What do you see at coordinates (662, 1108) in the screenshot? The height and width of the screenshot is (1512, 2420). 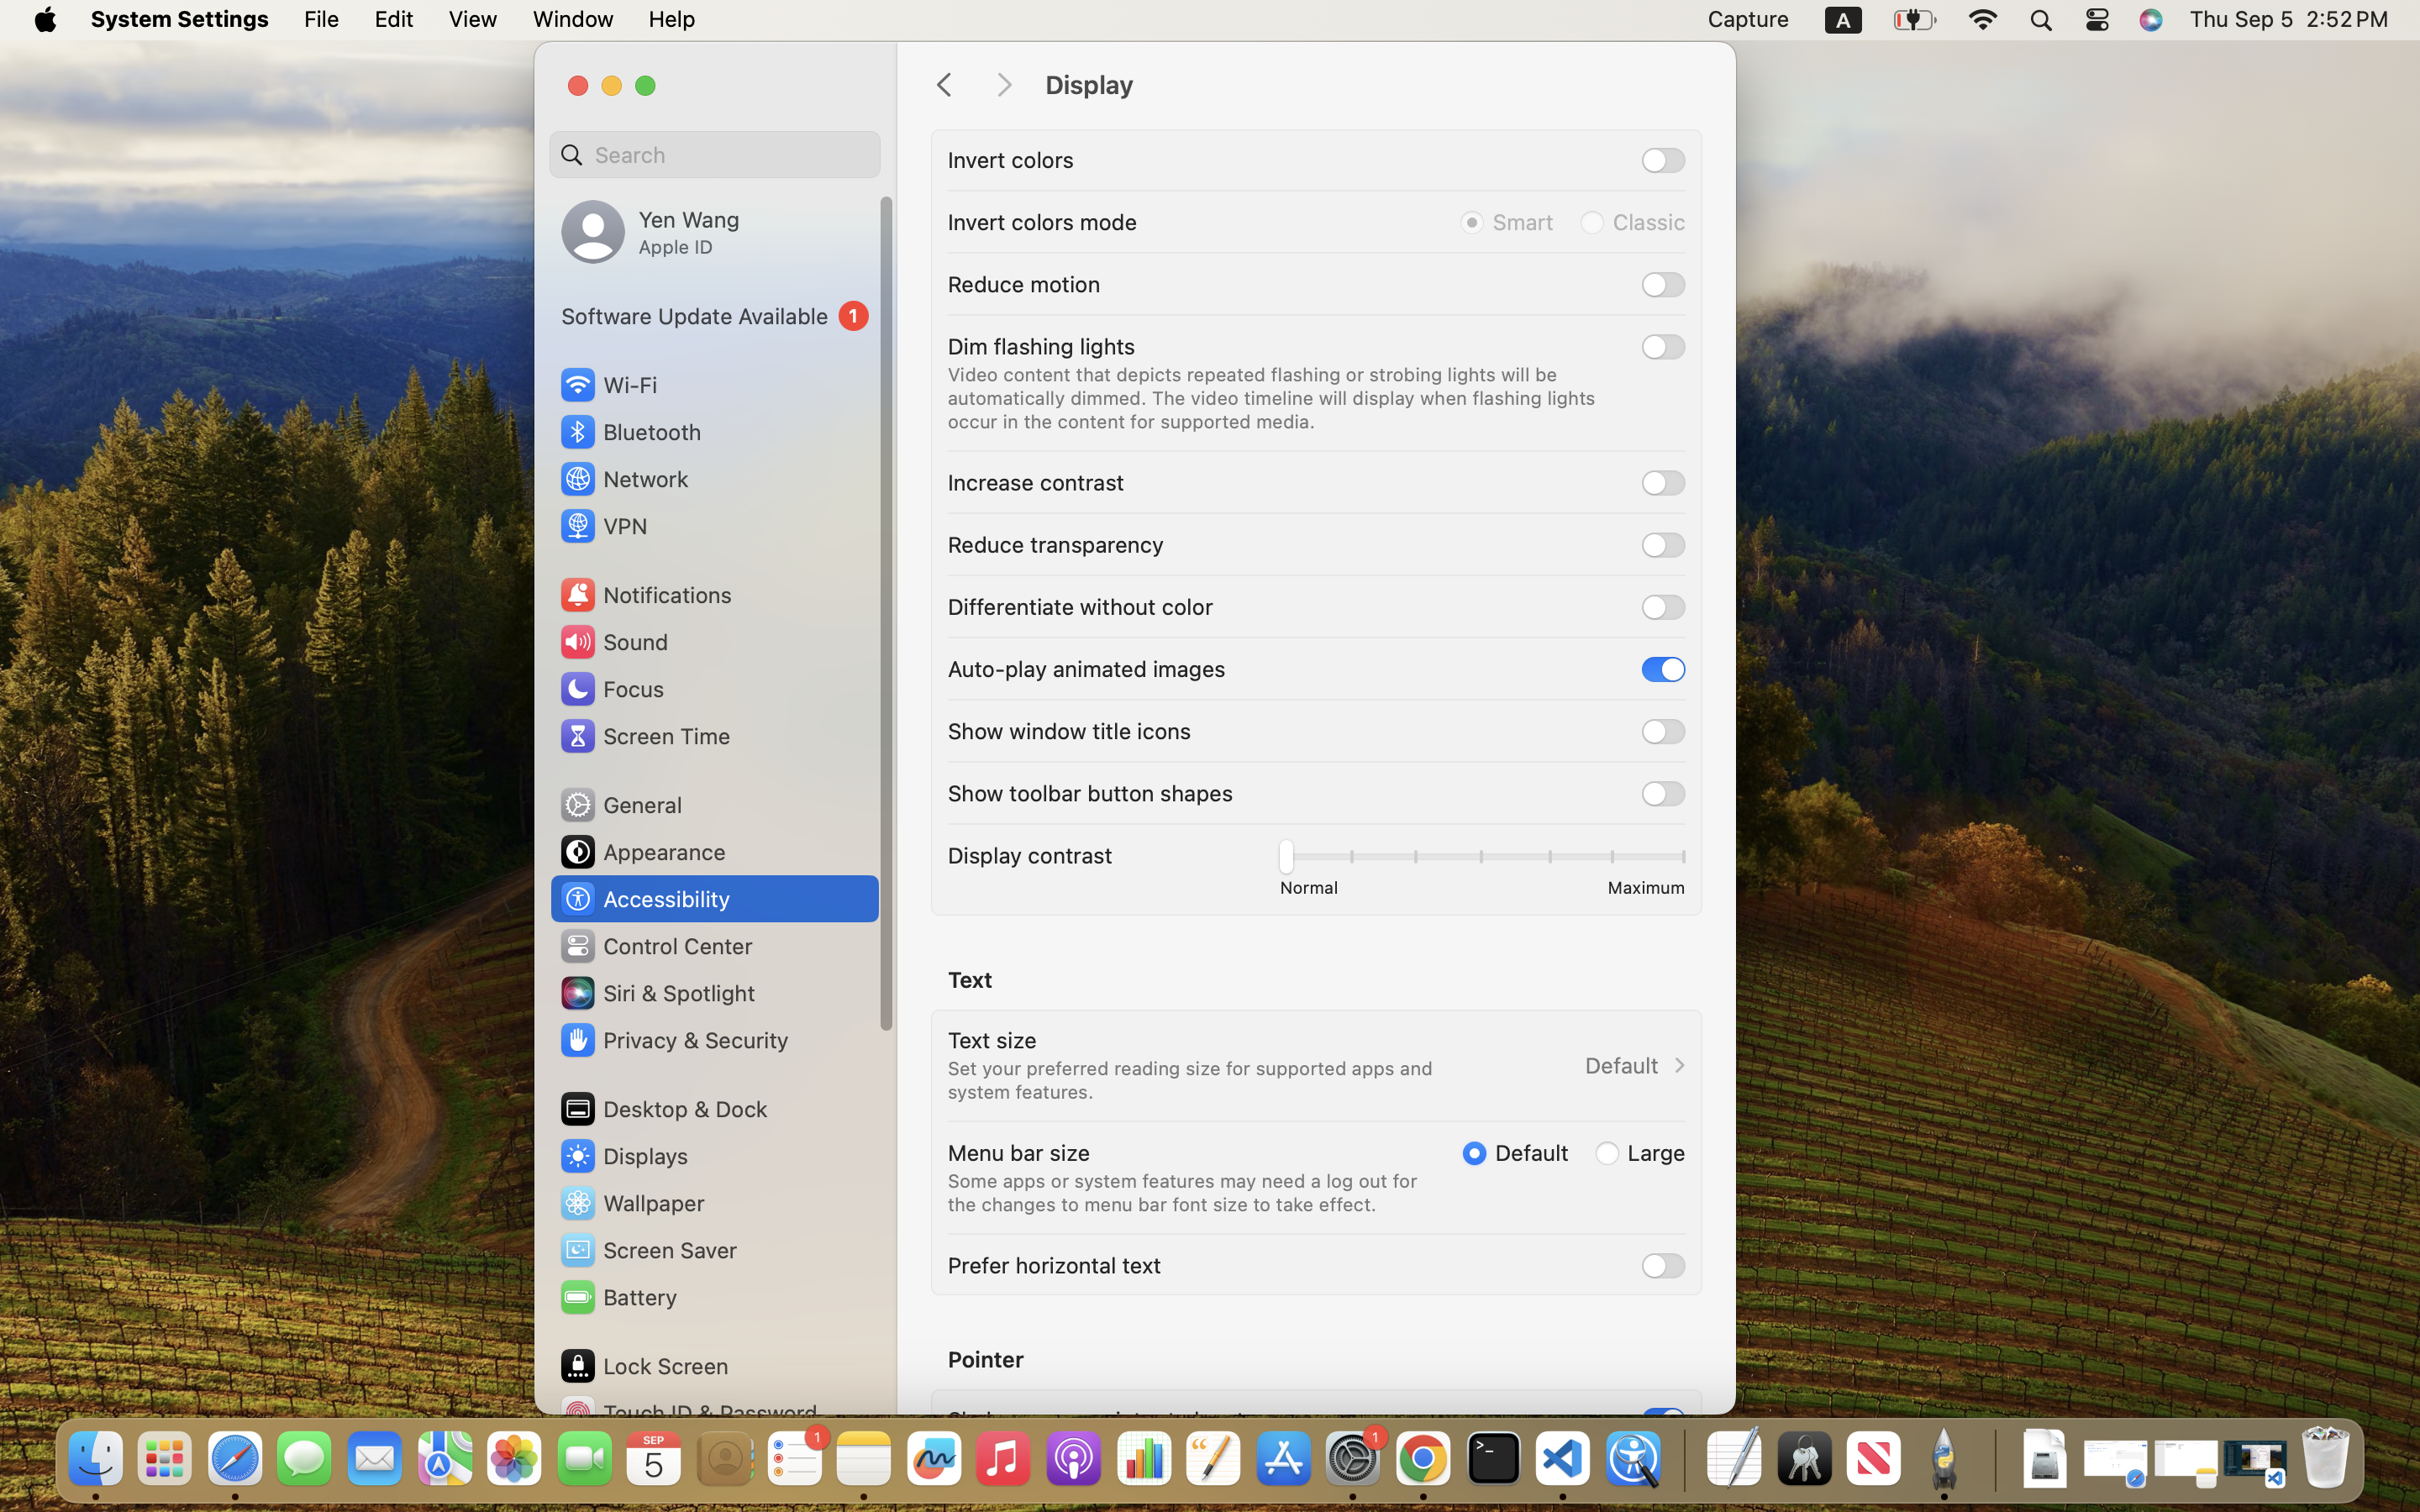 I see `'Desktop & Dock'` at bounding box center [662, 1108].